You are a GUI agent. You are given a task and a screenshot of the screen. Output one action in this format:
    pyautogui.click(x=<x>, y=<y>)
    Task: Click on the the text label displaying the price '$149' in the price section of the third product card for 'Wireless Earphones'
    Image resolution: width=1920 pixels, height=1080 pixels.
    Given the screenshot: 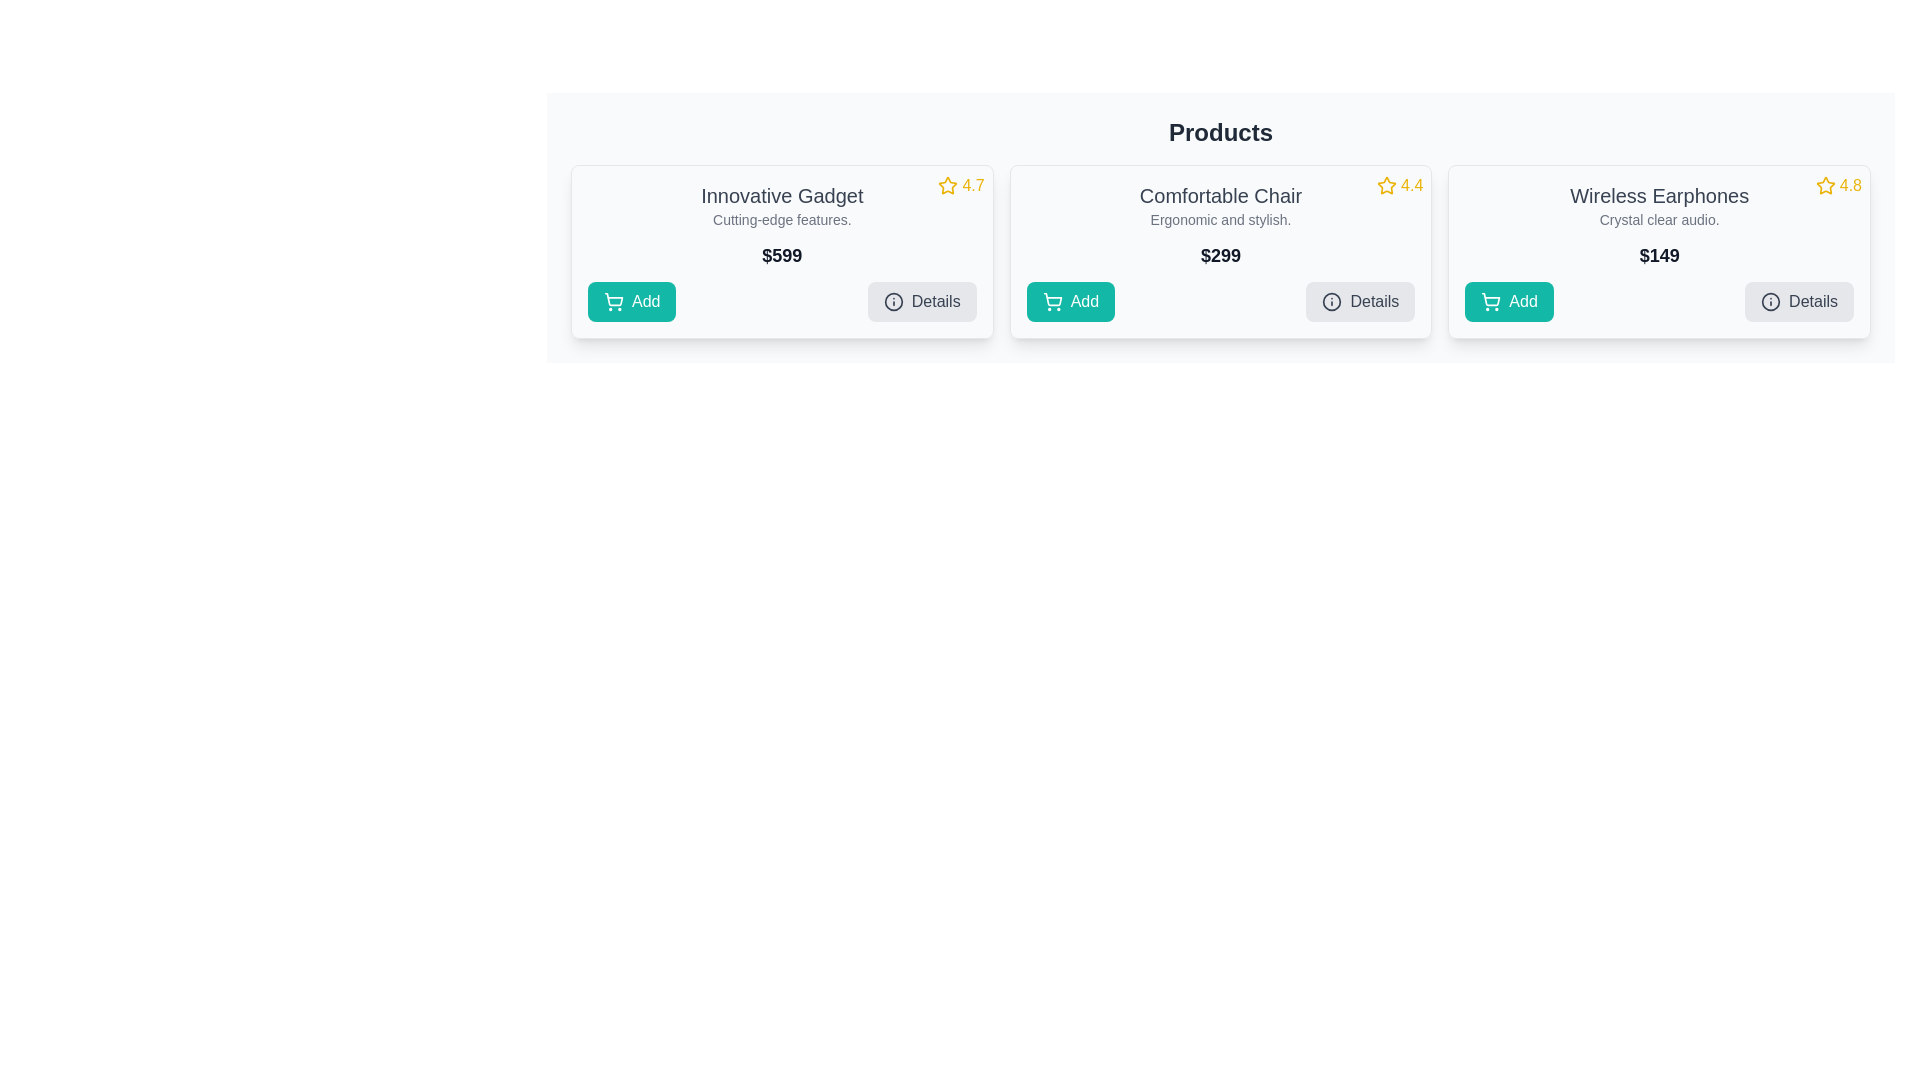 What is the action you would take?
    pyautogui.click(x=1659, y=254)
    